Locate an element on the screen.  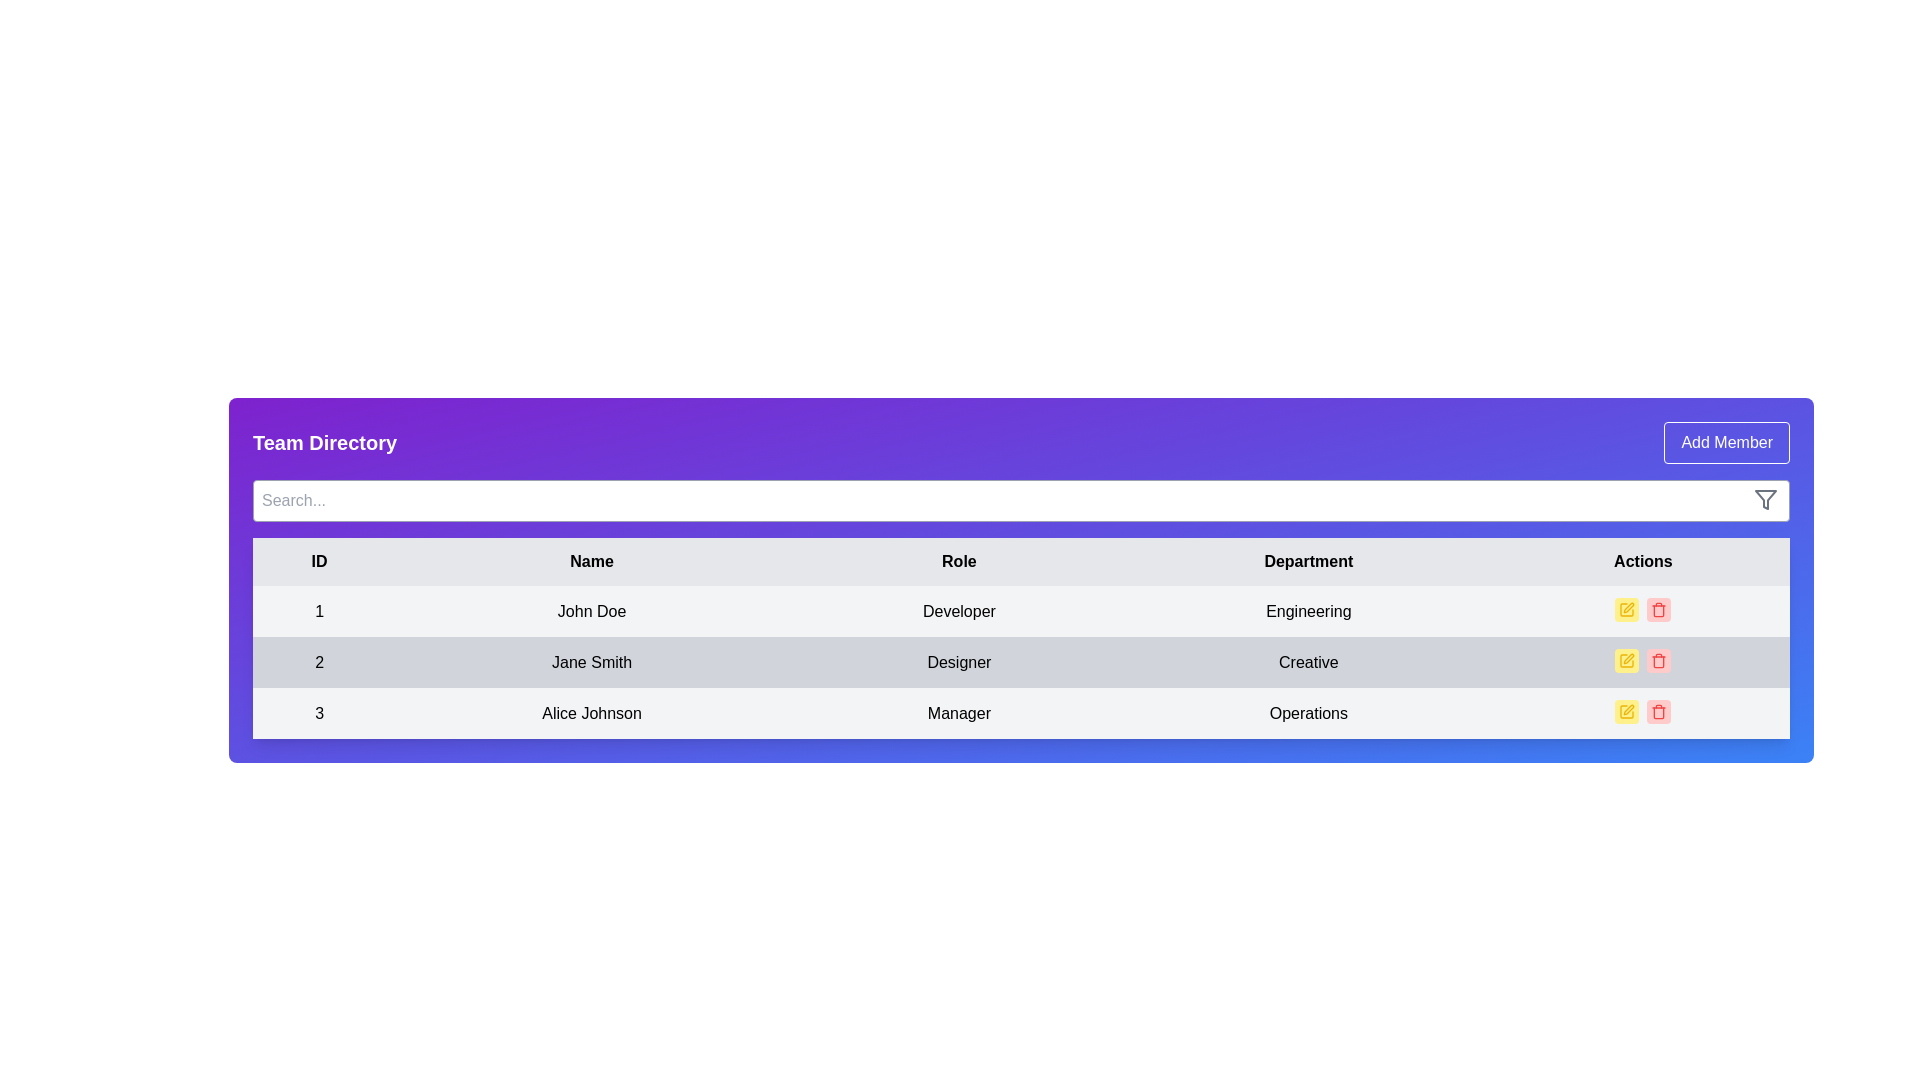
the edit button located in the rightmost section of the third row of the table, which is adjacent to the 'Operations' department and to the left of the red delete button, to initiate edit mode is located at coordinates (1627, 711).